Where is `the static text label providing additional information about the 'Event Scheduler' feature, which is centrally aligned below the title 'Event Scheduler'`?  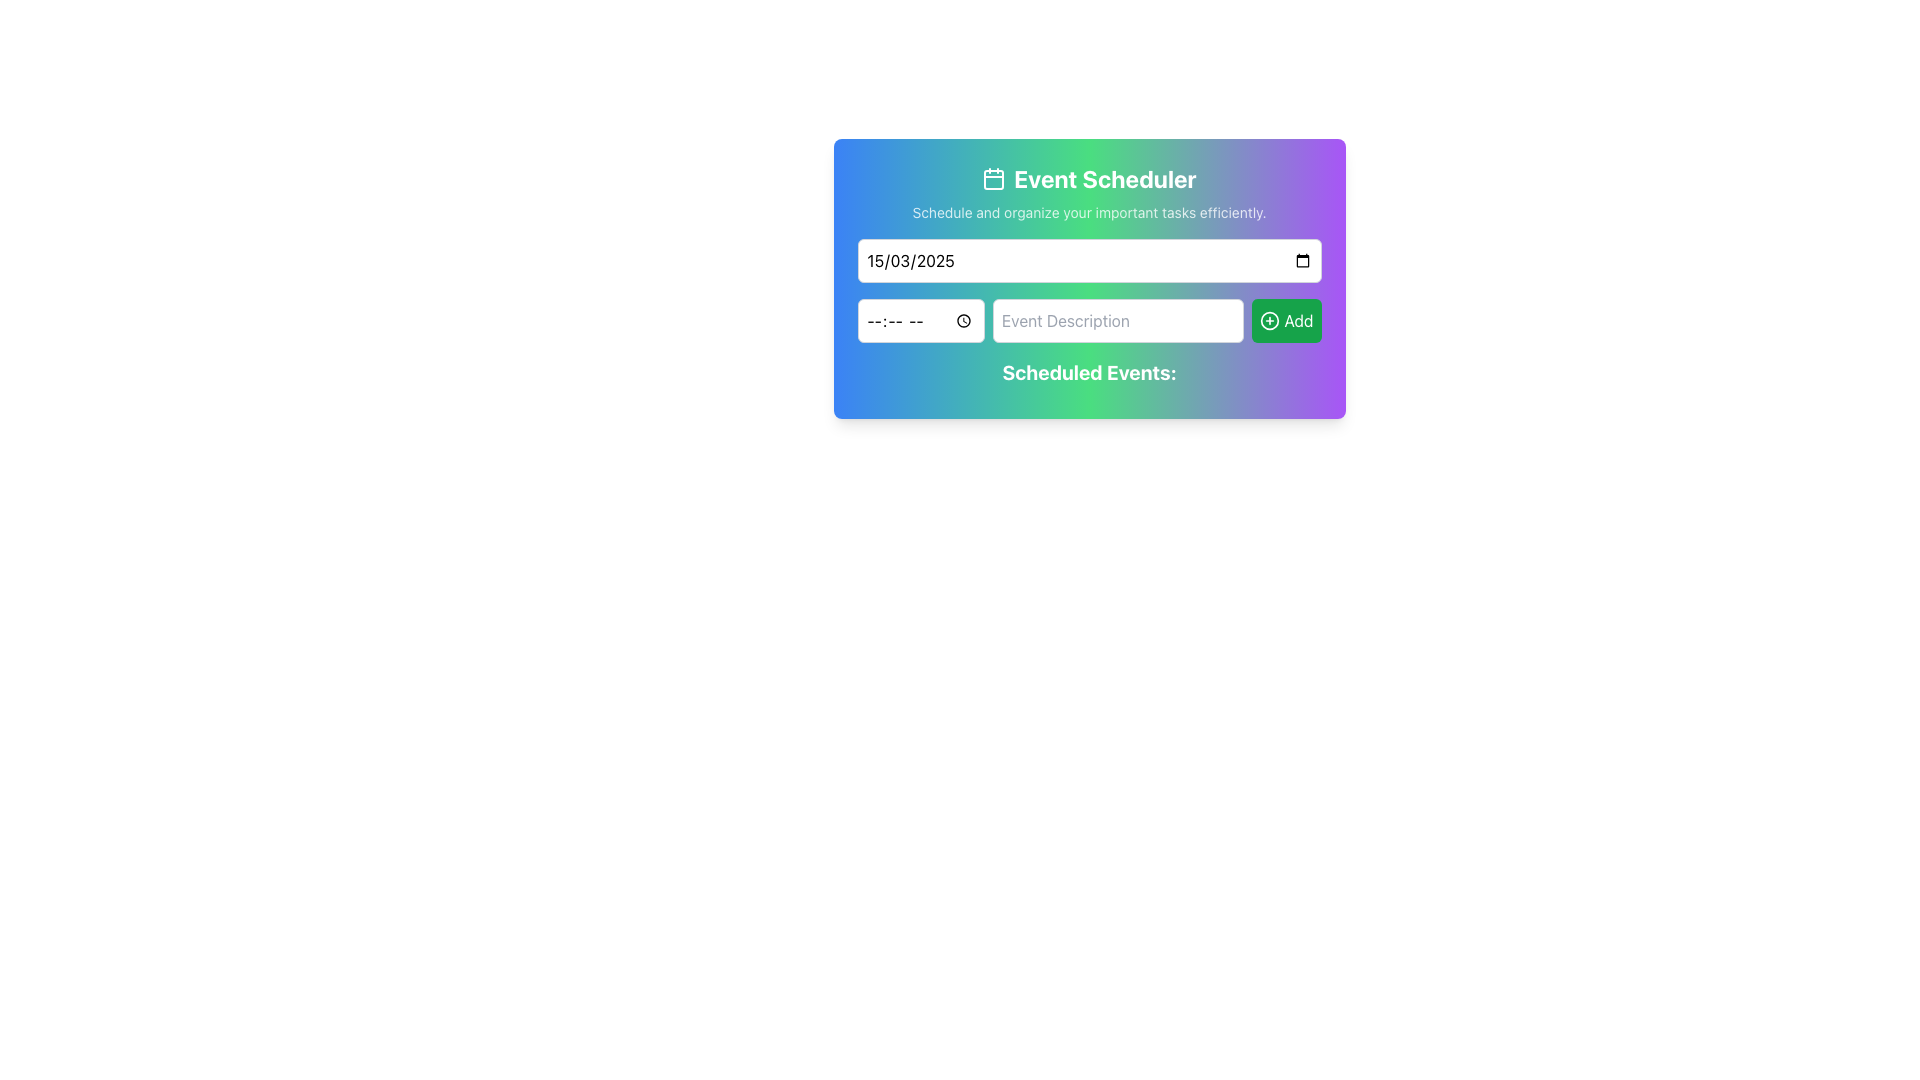 the static text label providing additional information about the 'Event Scheduler' feature, which is centrally aligned below the title 'Event Scheduler' is located at coordinates (1088, 212).